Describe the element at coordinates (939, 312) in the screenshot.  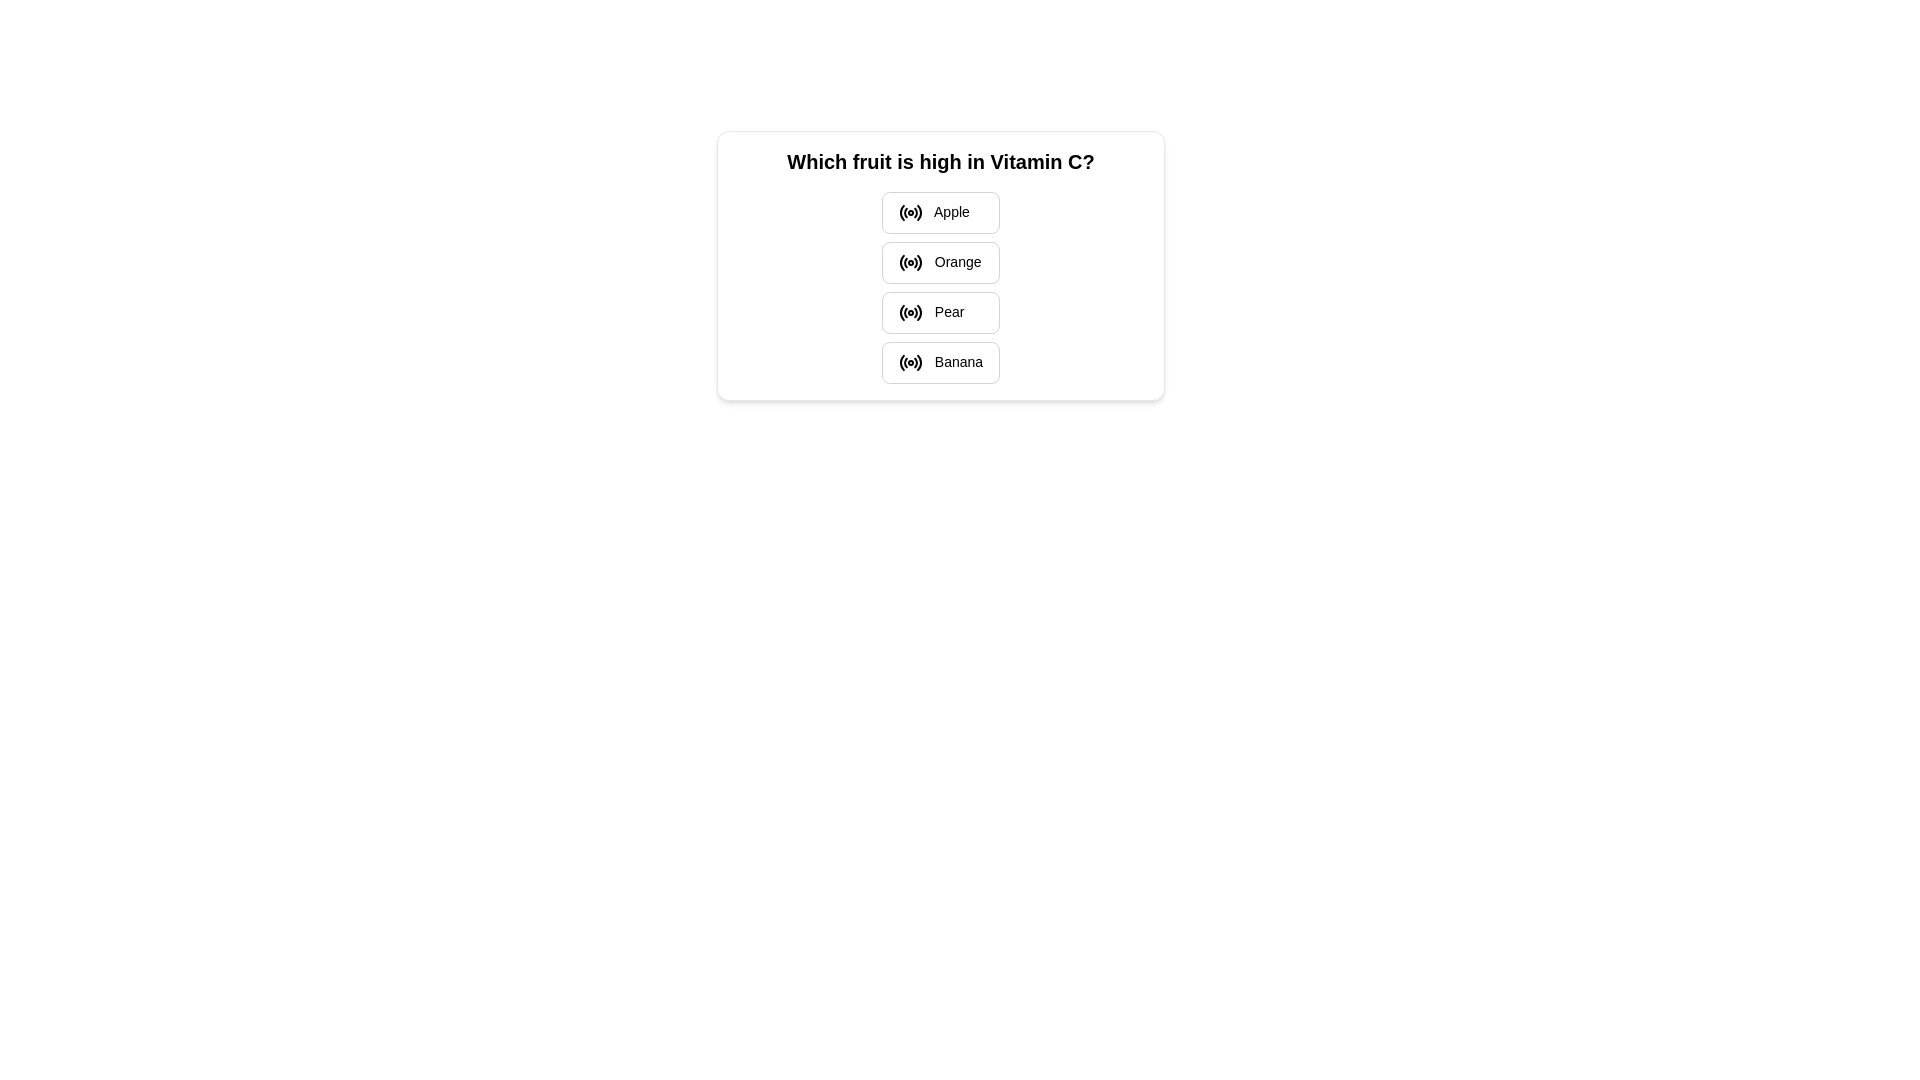
I see `the 'Pear' radio button option, which is the third choice in a vertical list of four options` at that location.